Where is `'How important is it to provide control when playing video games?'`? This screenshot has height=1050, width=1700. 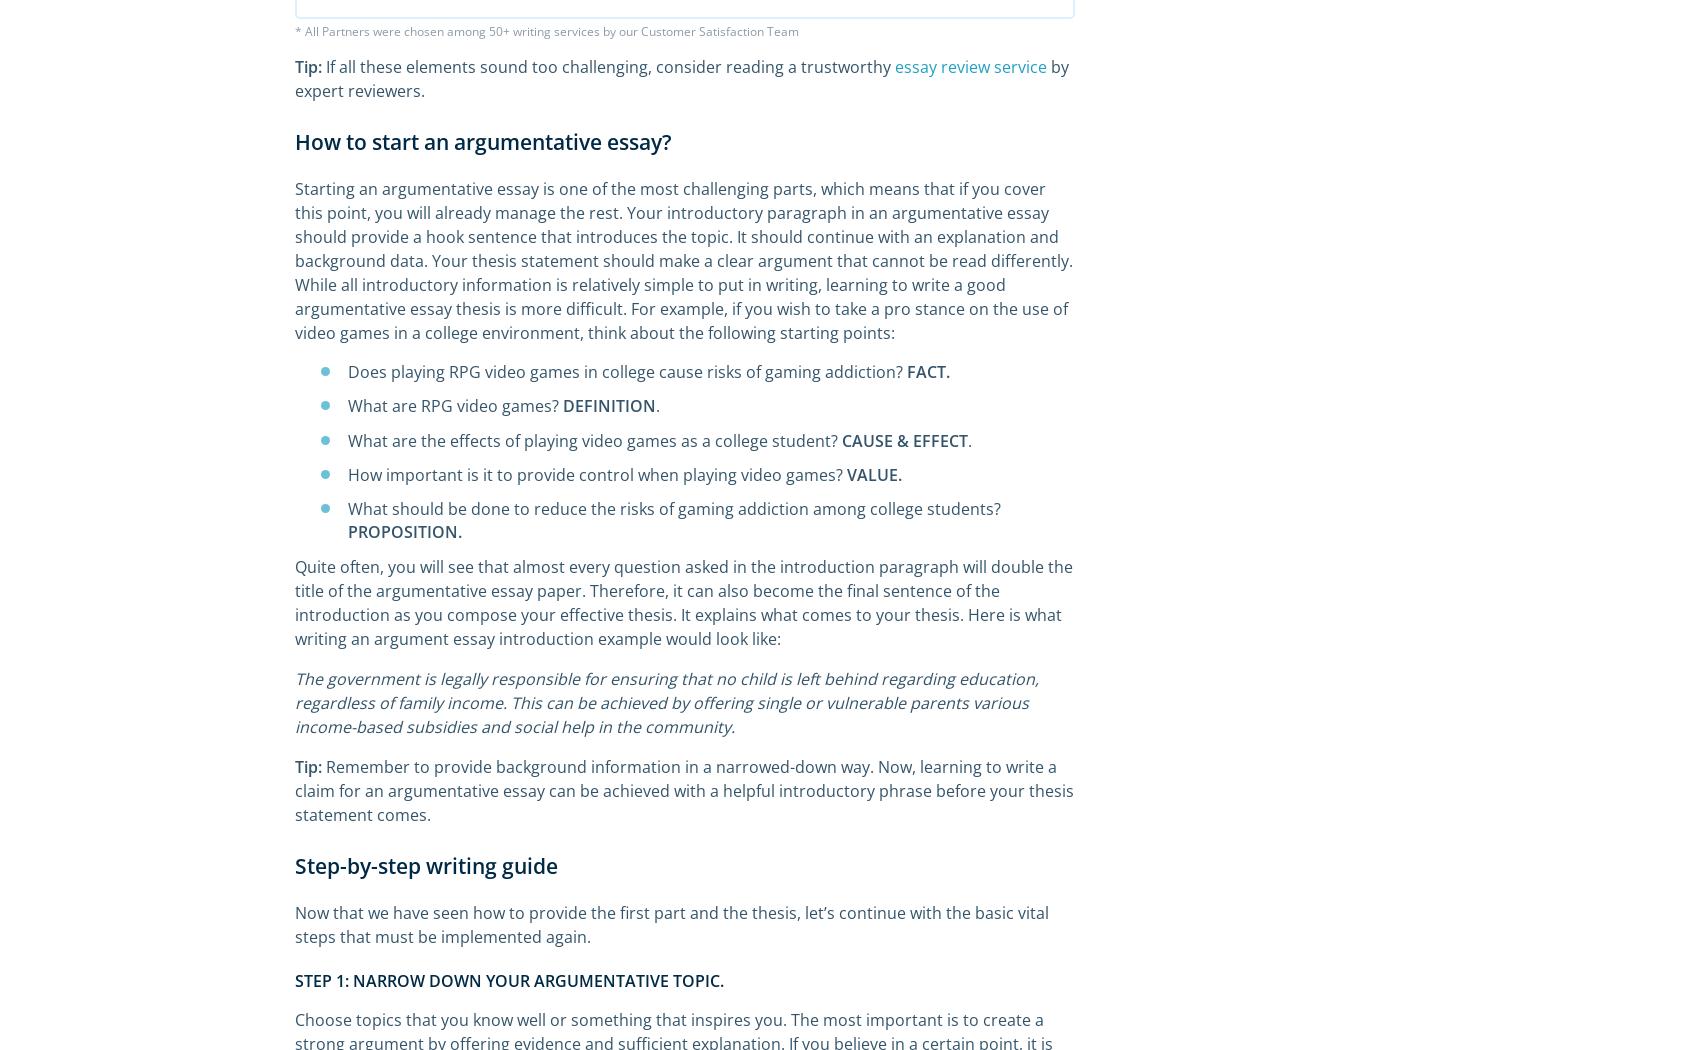 'How important is it to provide control when playing video games?' is located at coordinates (596, 473).